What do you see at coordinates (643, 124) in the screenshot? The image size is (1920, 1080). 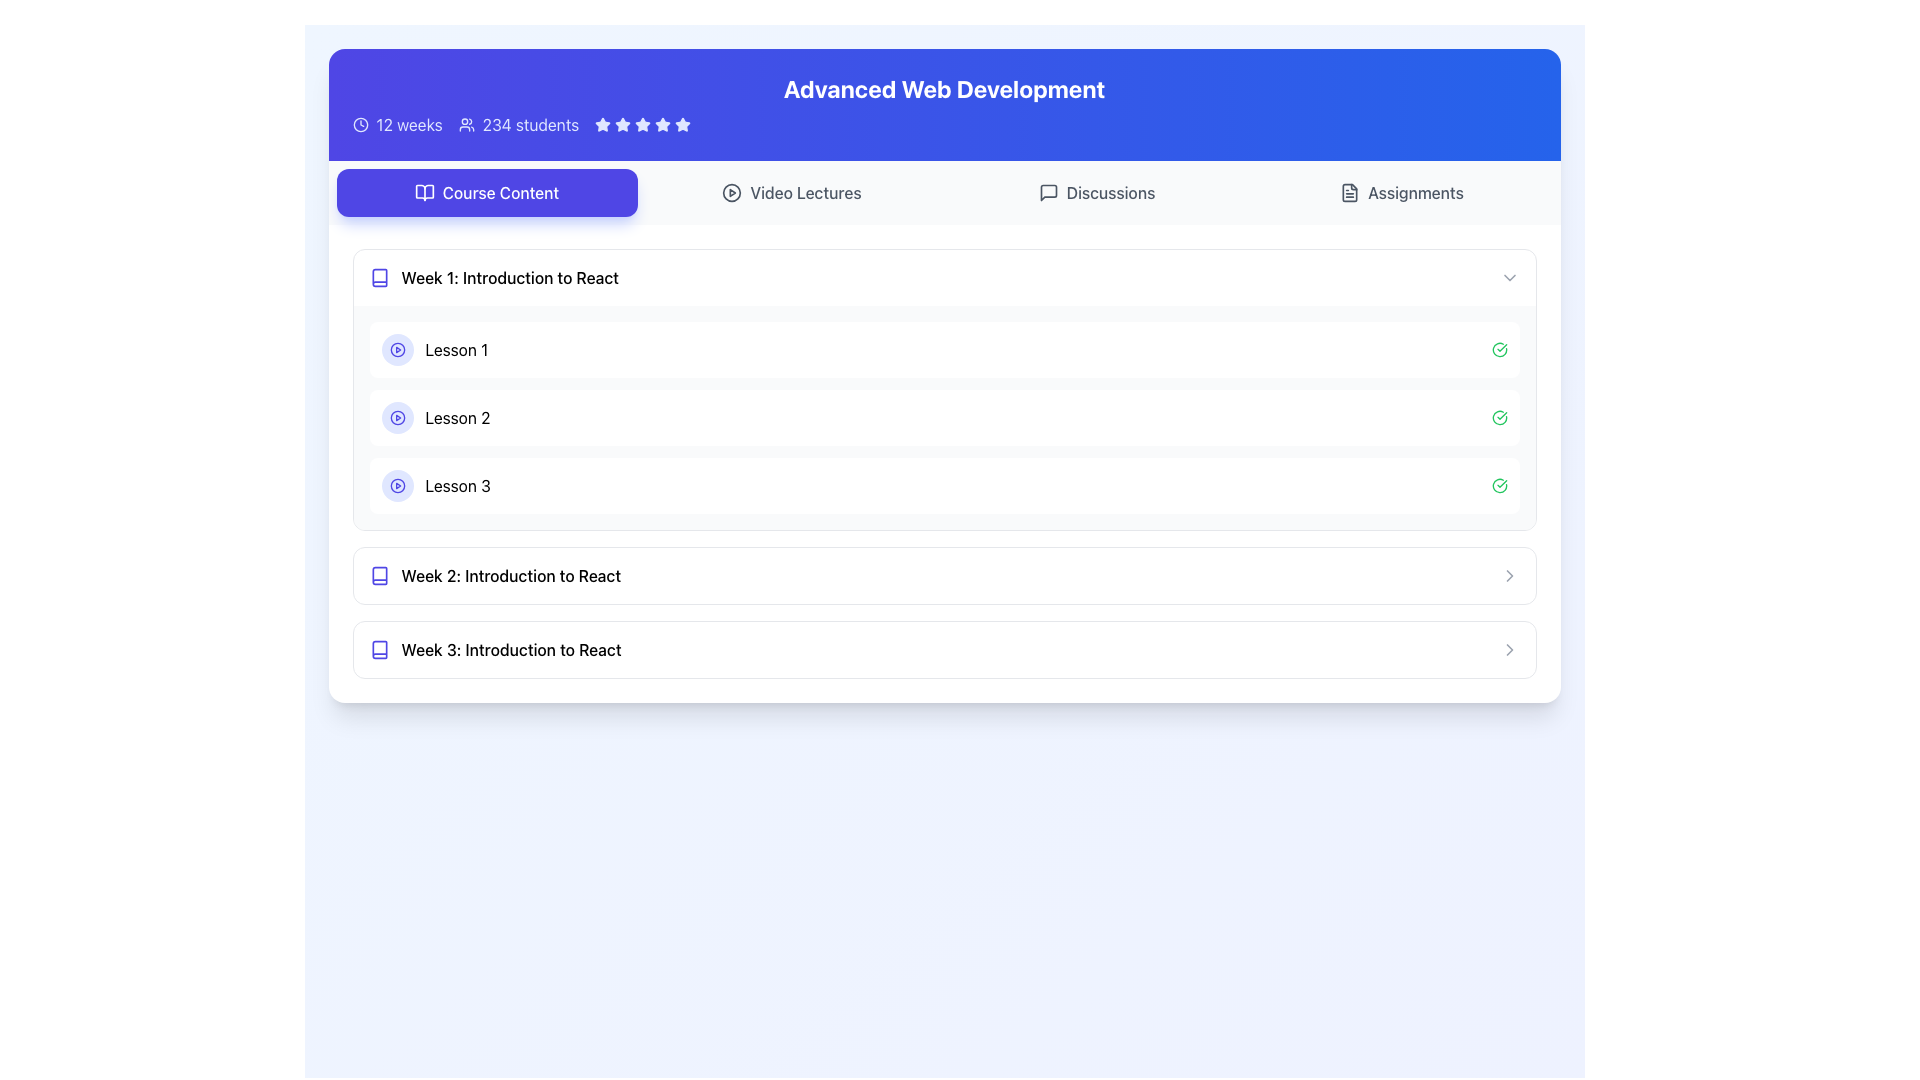 I see `the fourth star icon in the rating group, which is a five-pointed star outline filled with color, located on the top right of the central header section` at bounding box center [643, 124].